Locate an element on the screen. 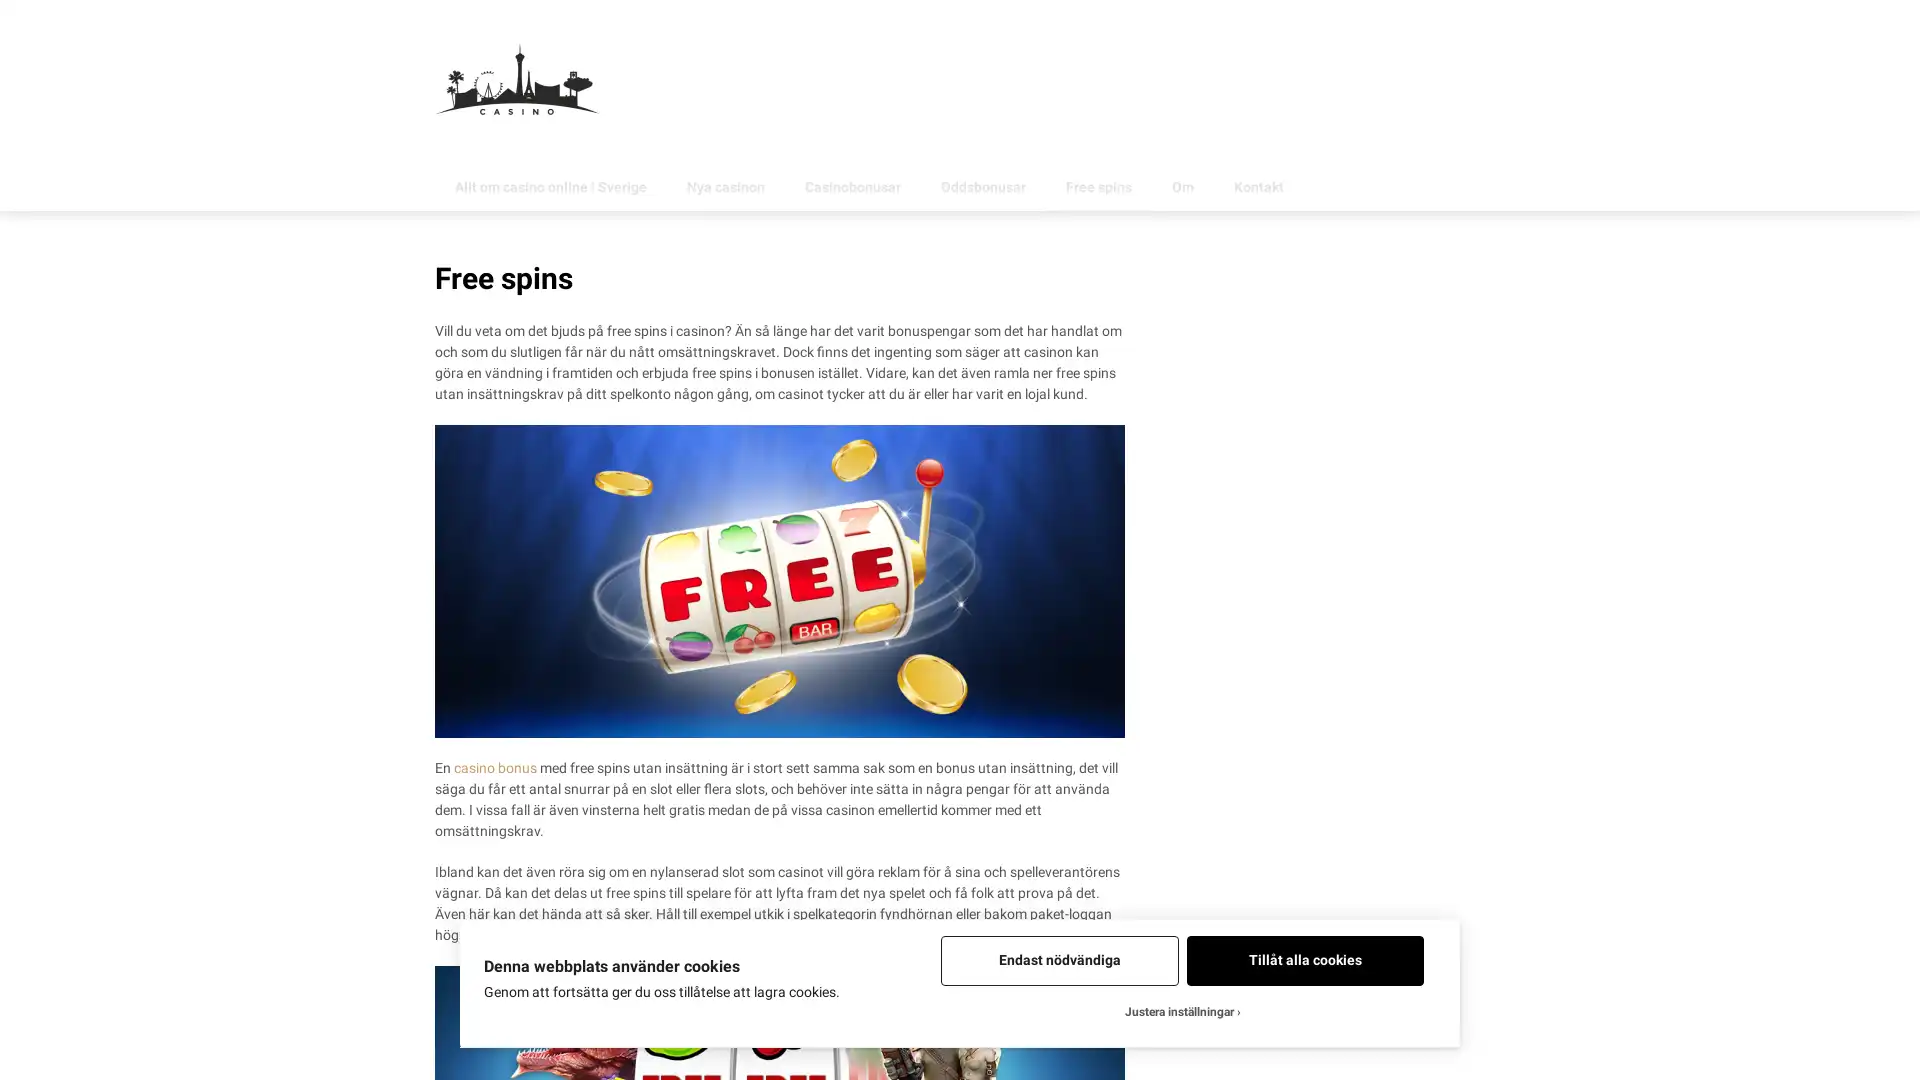 The height and width of the screenshot is (1080, 1920). Tillat alla cookies is located at coordinates (1305, 959).